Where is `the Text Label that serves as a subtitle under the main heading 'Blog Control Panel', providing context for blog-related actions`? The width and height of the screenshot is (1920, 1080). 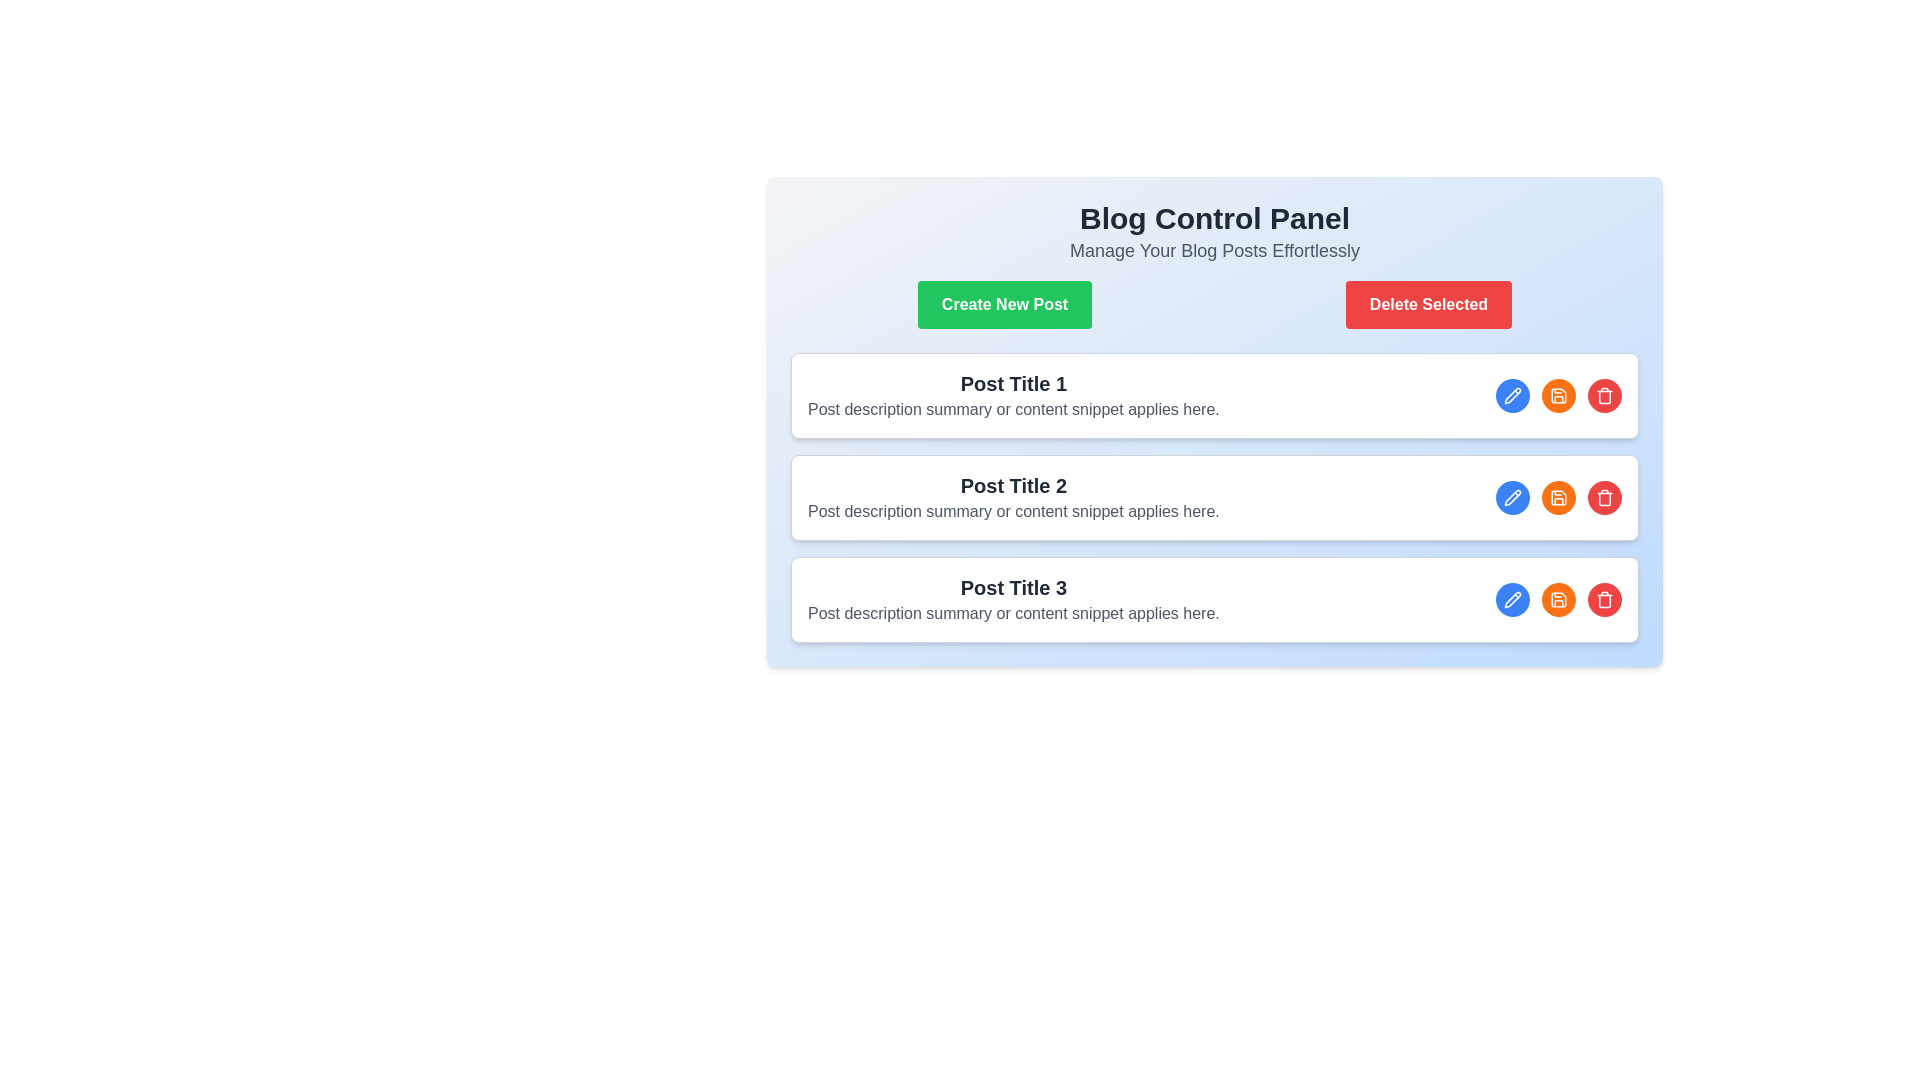
the Text Label that serves as a subtitle under the main heading 'Blog Control Panel', providing context for blog-related actions is located at coordinates (1213, 249).